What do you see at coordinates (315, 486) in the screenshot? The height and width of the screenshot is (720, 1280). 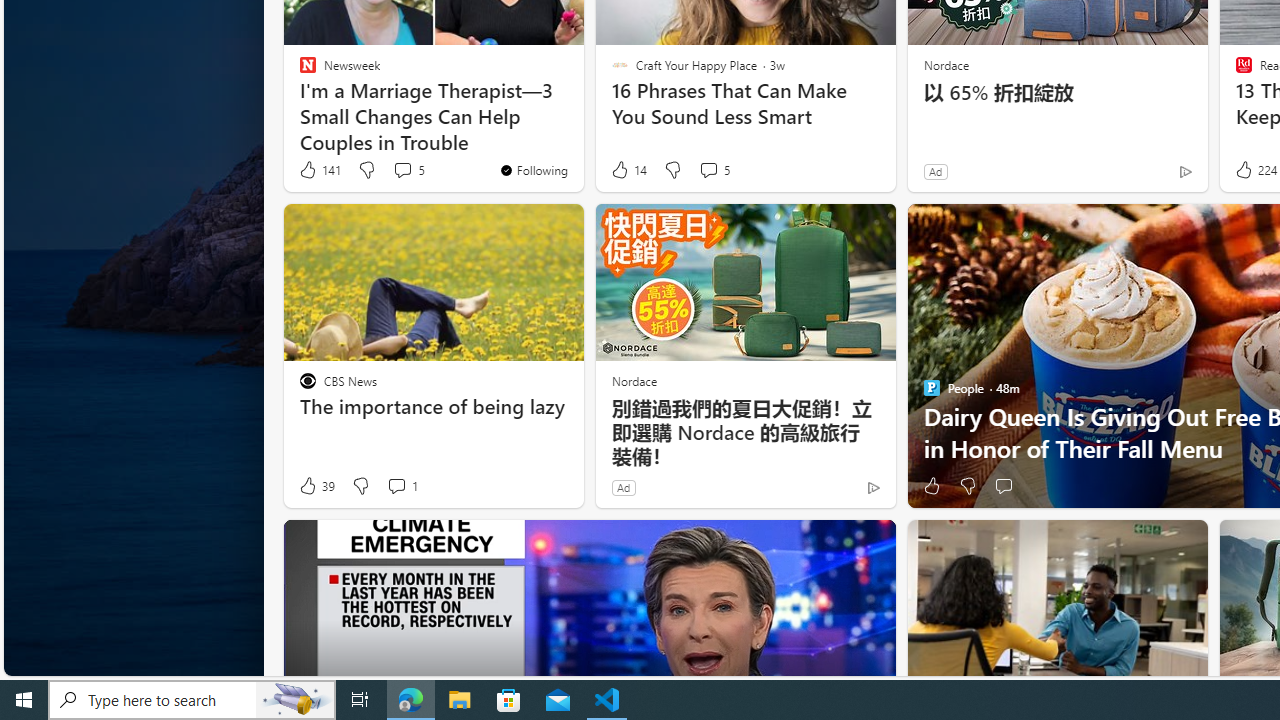 I see `'39 Like'` at bounding box center [315, 486].